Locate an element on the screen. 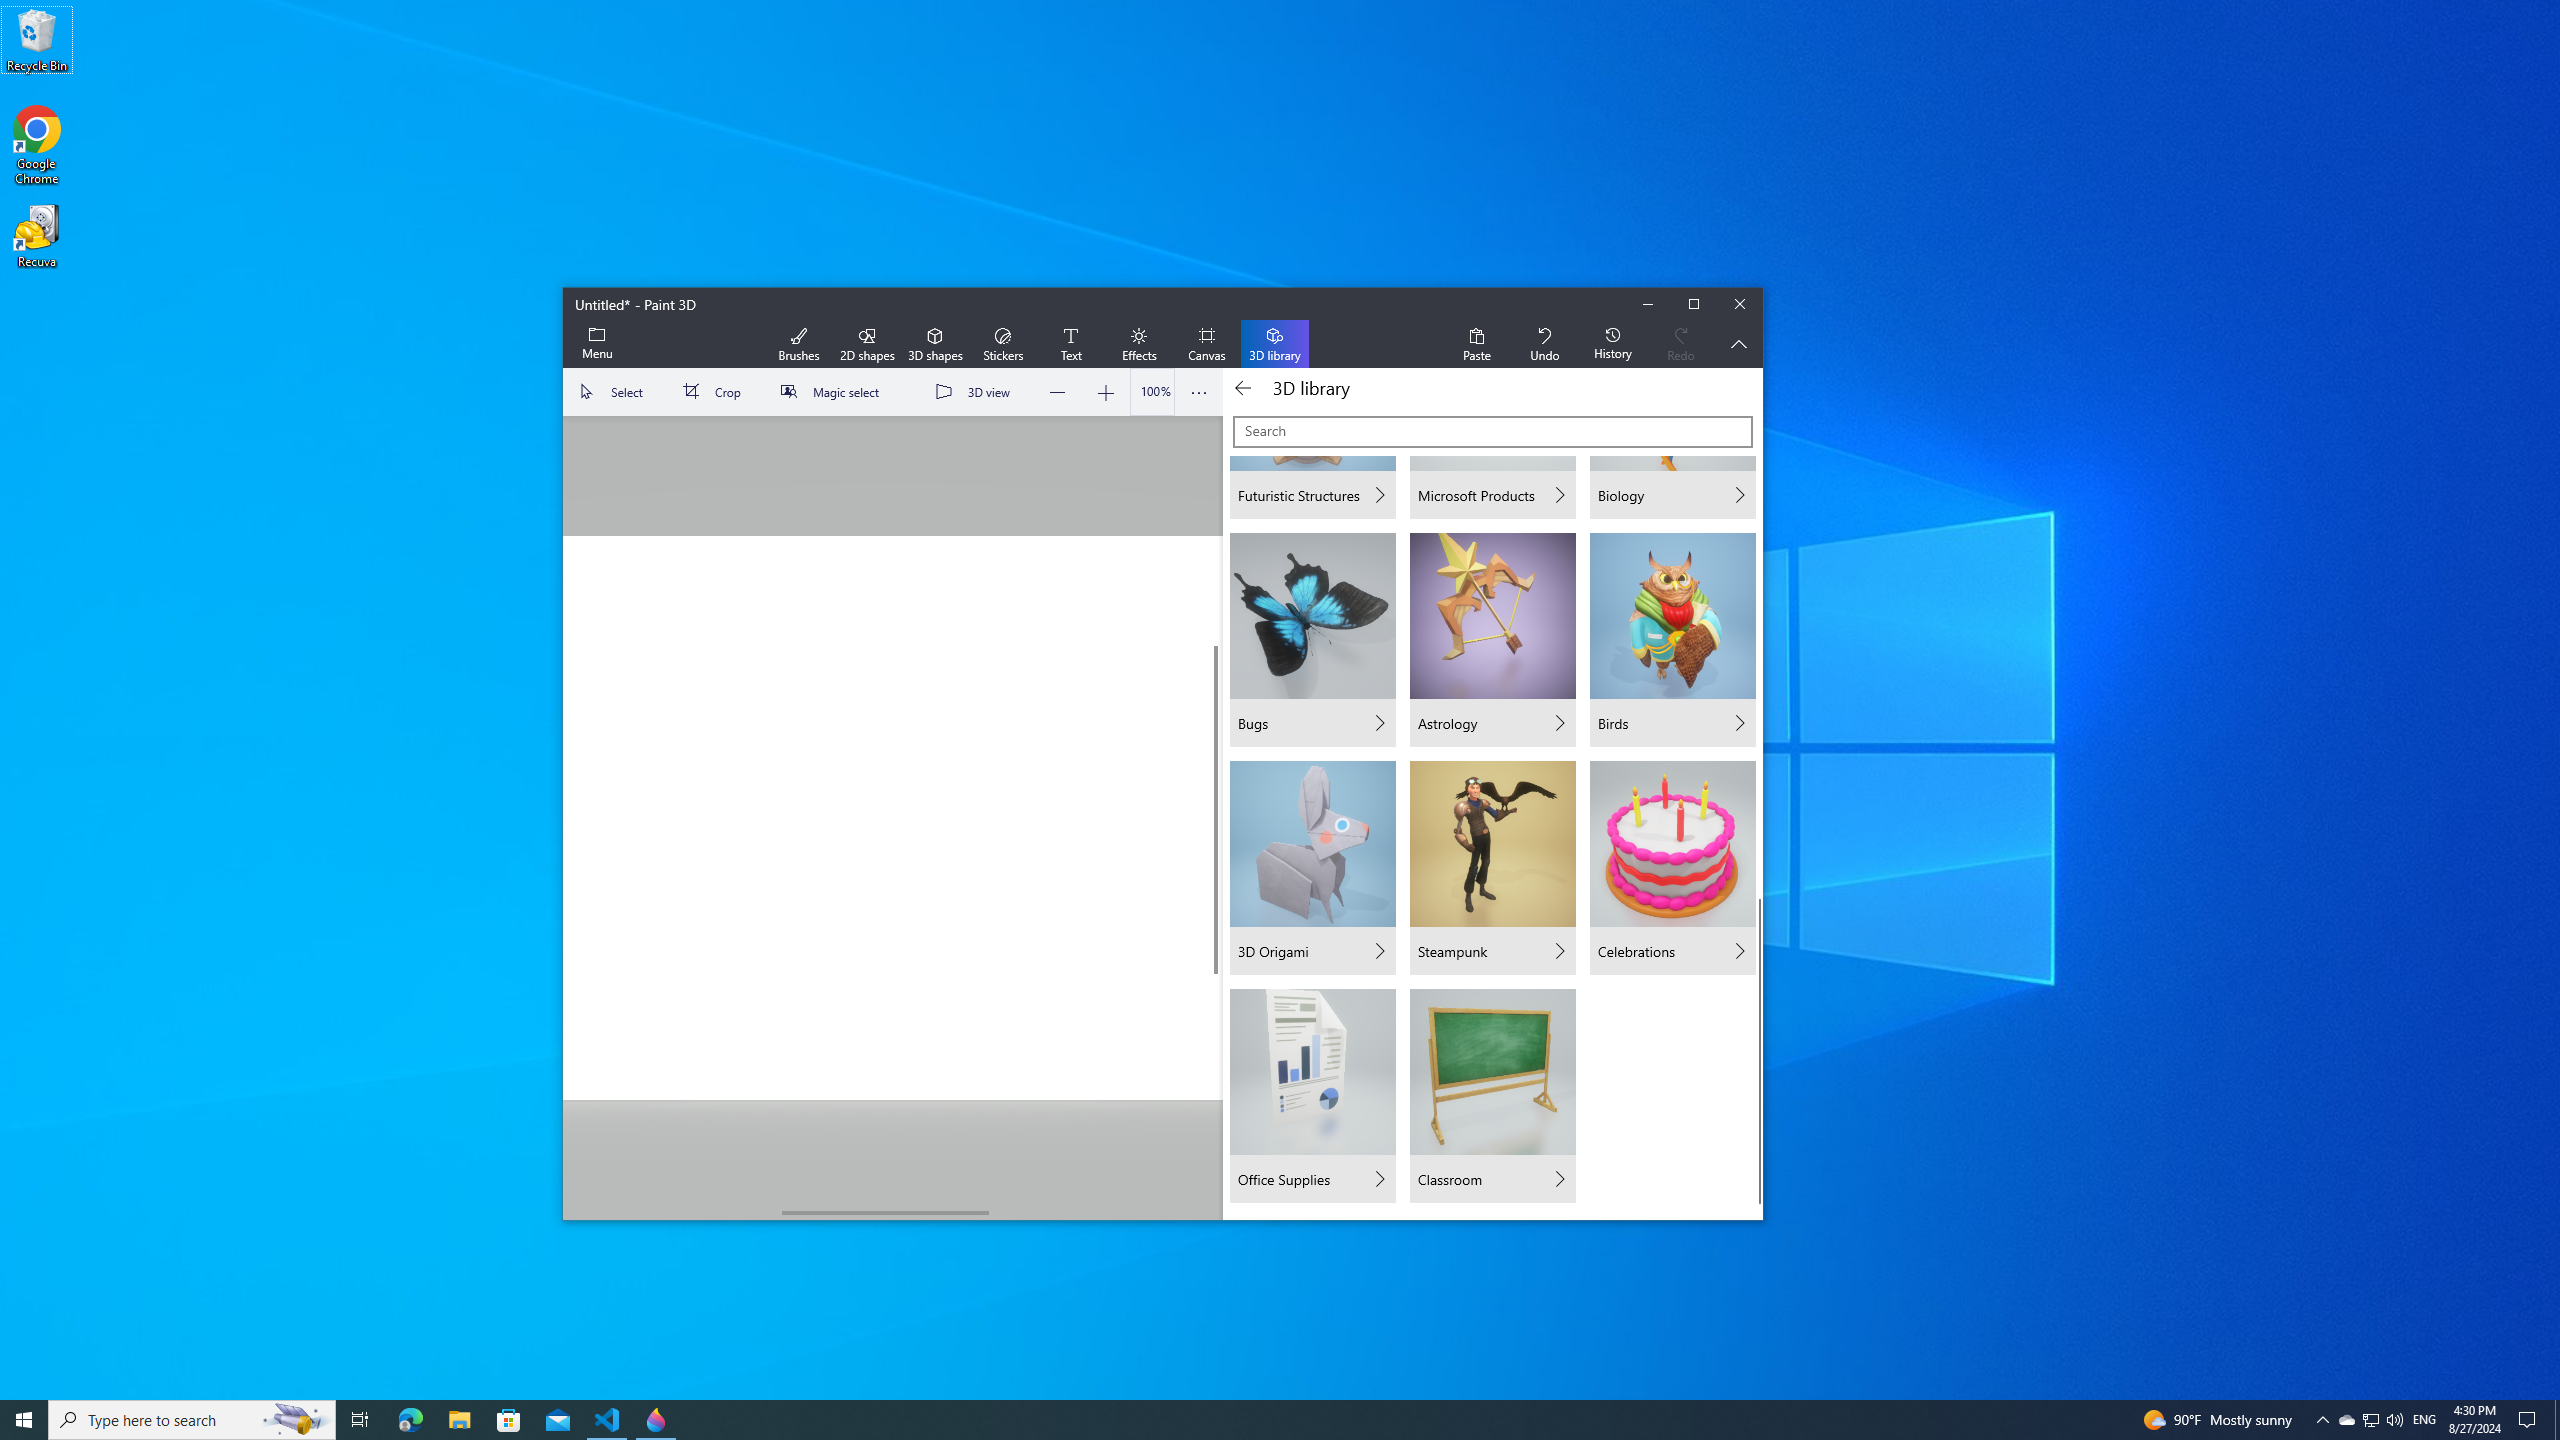  'Recycle Bin' is located at coordinates (36, 38).